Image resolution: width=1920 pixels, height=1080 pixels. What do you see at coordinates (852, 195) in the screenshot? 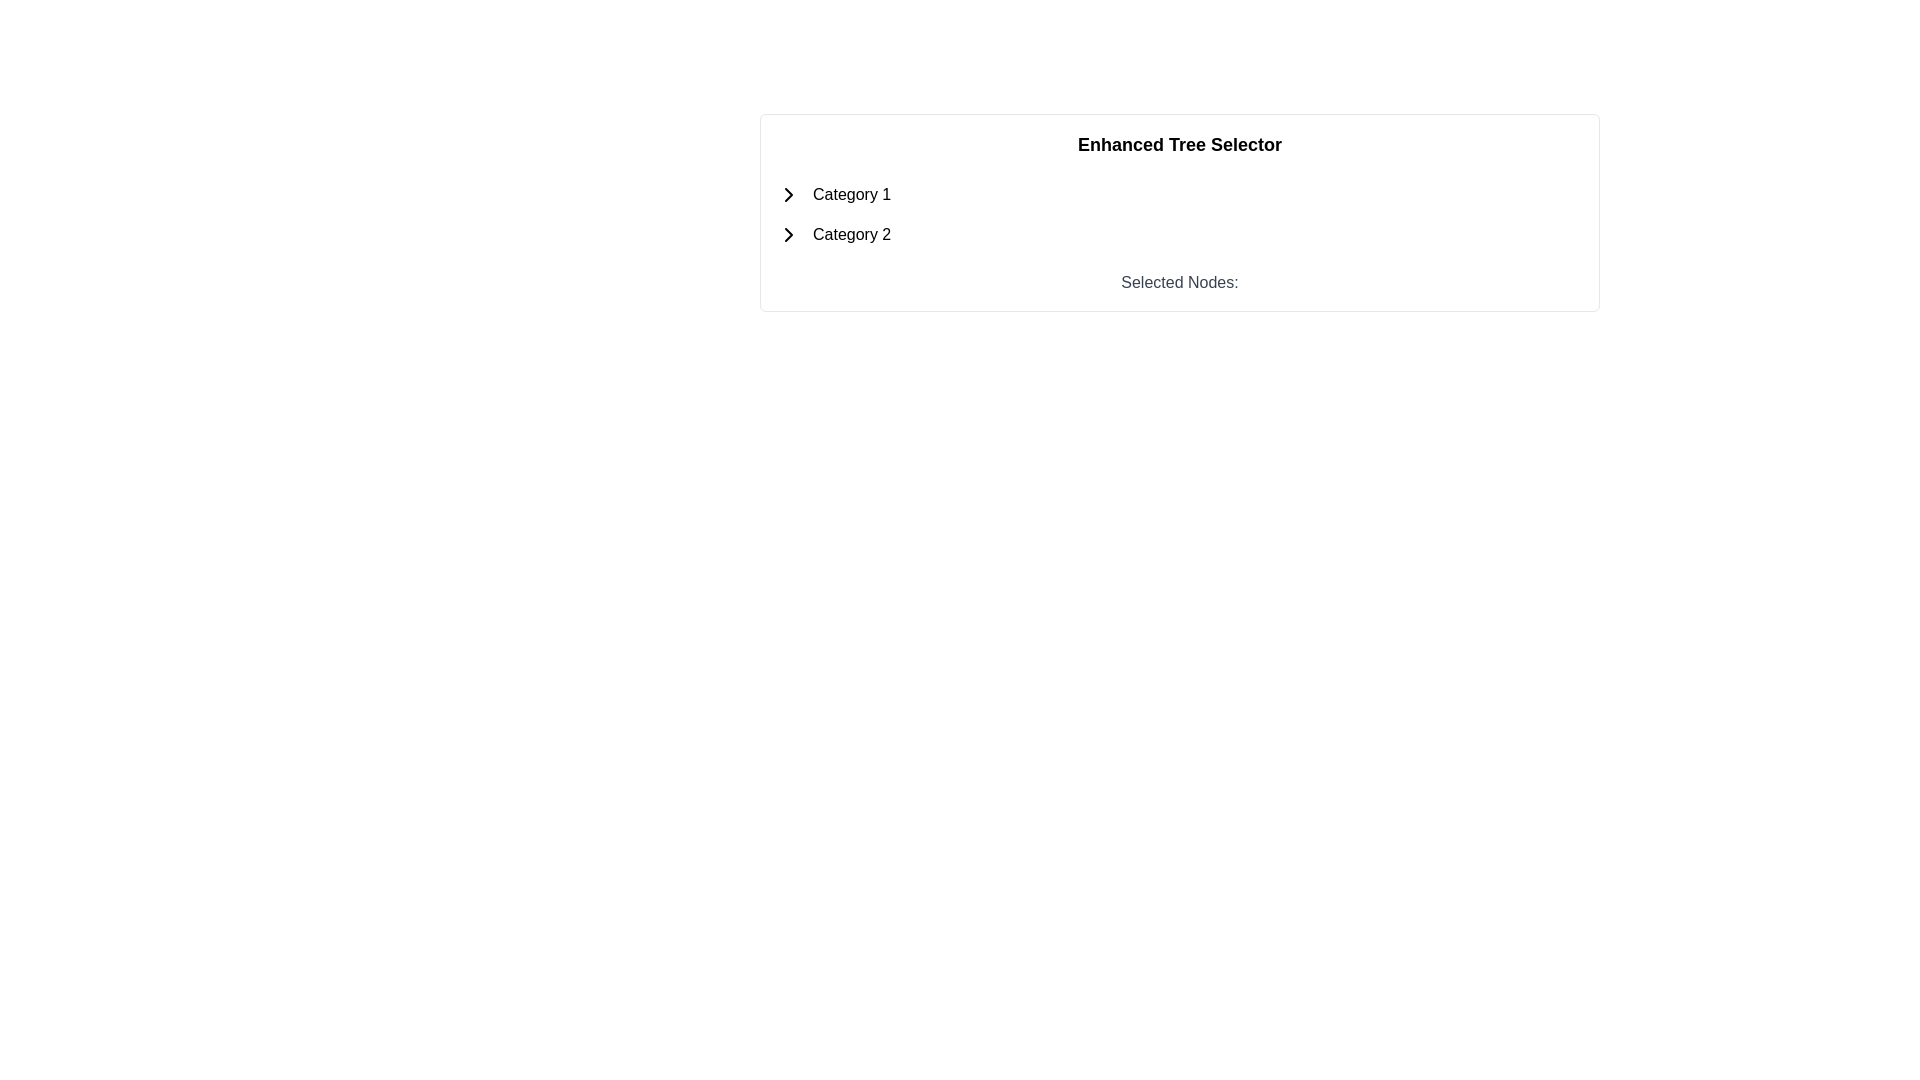
I see `text label that identifies the category, which is the first item in a vertically aligned list and positioned next to a tree structure arrow icon` at bounding box center [852, 195].